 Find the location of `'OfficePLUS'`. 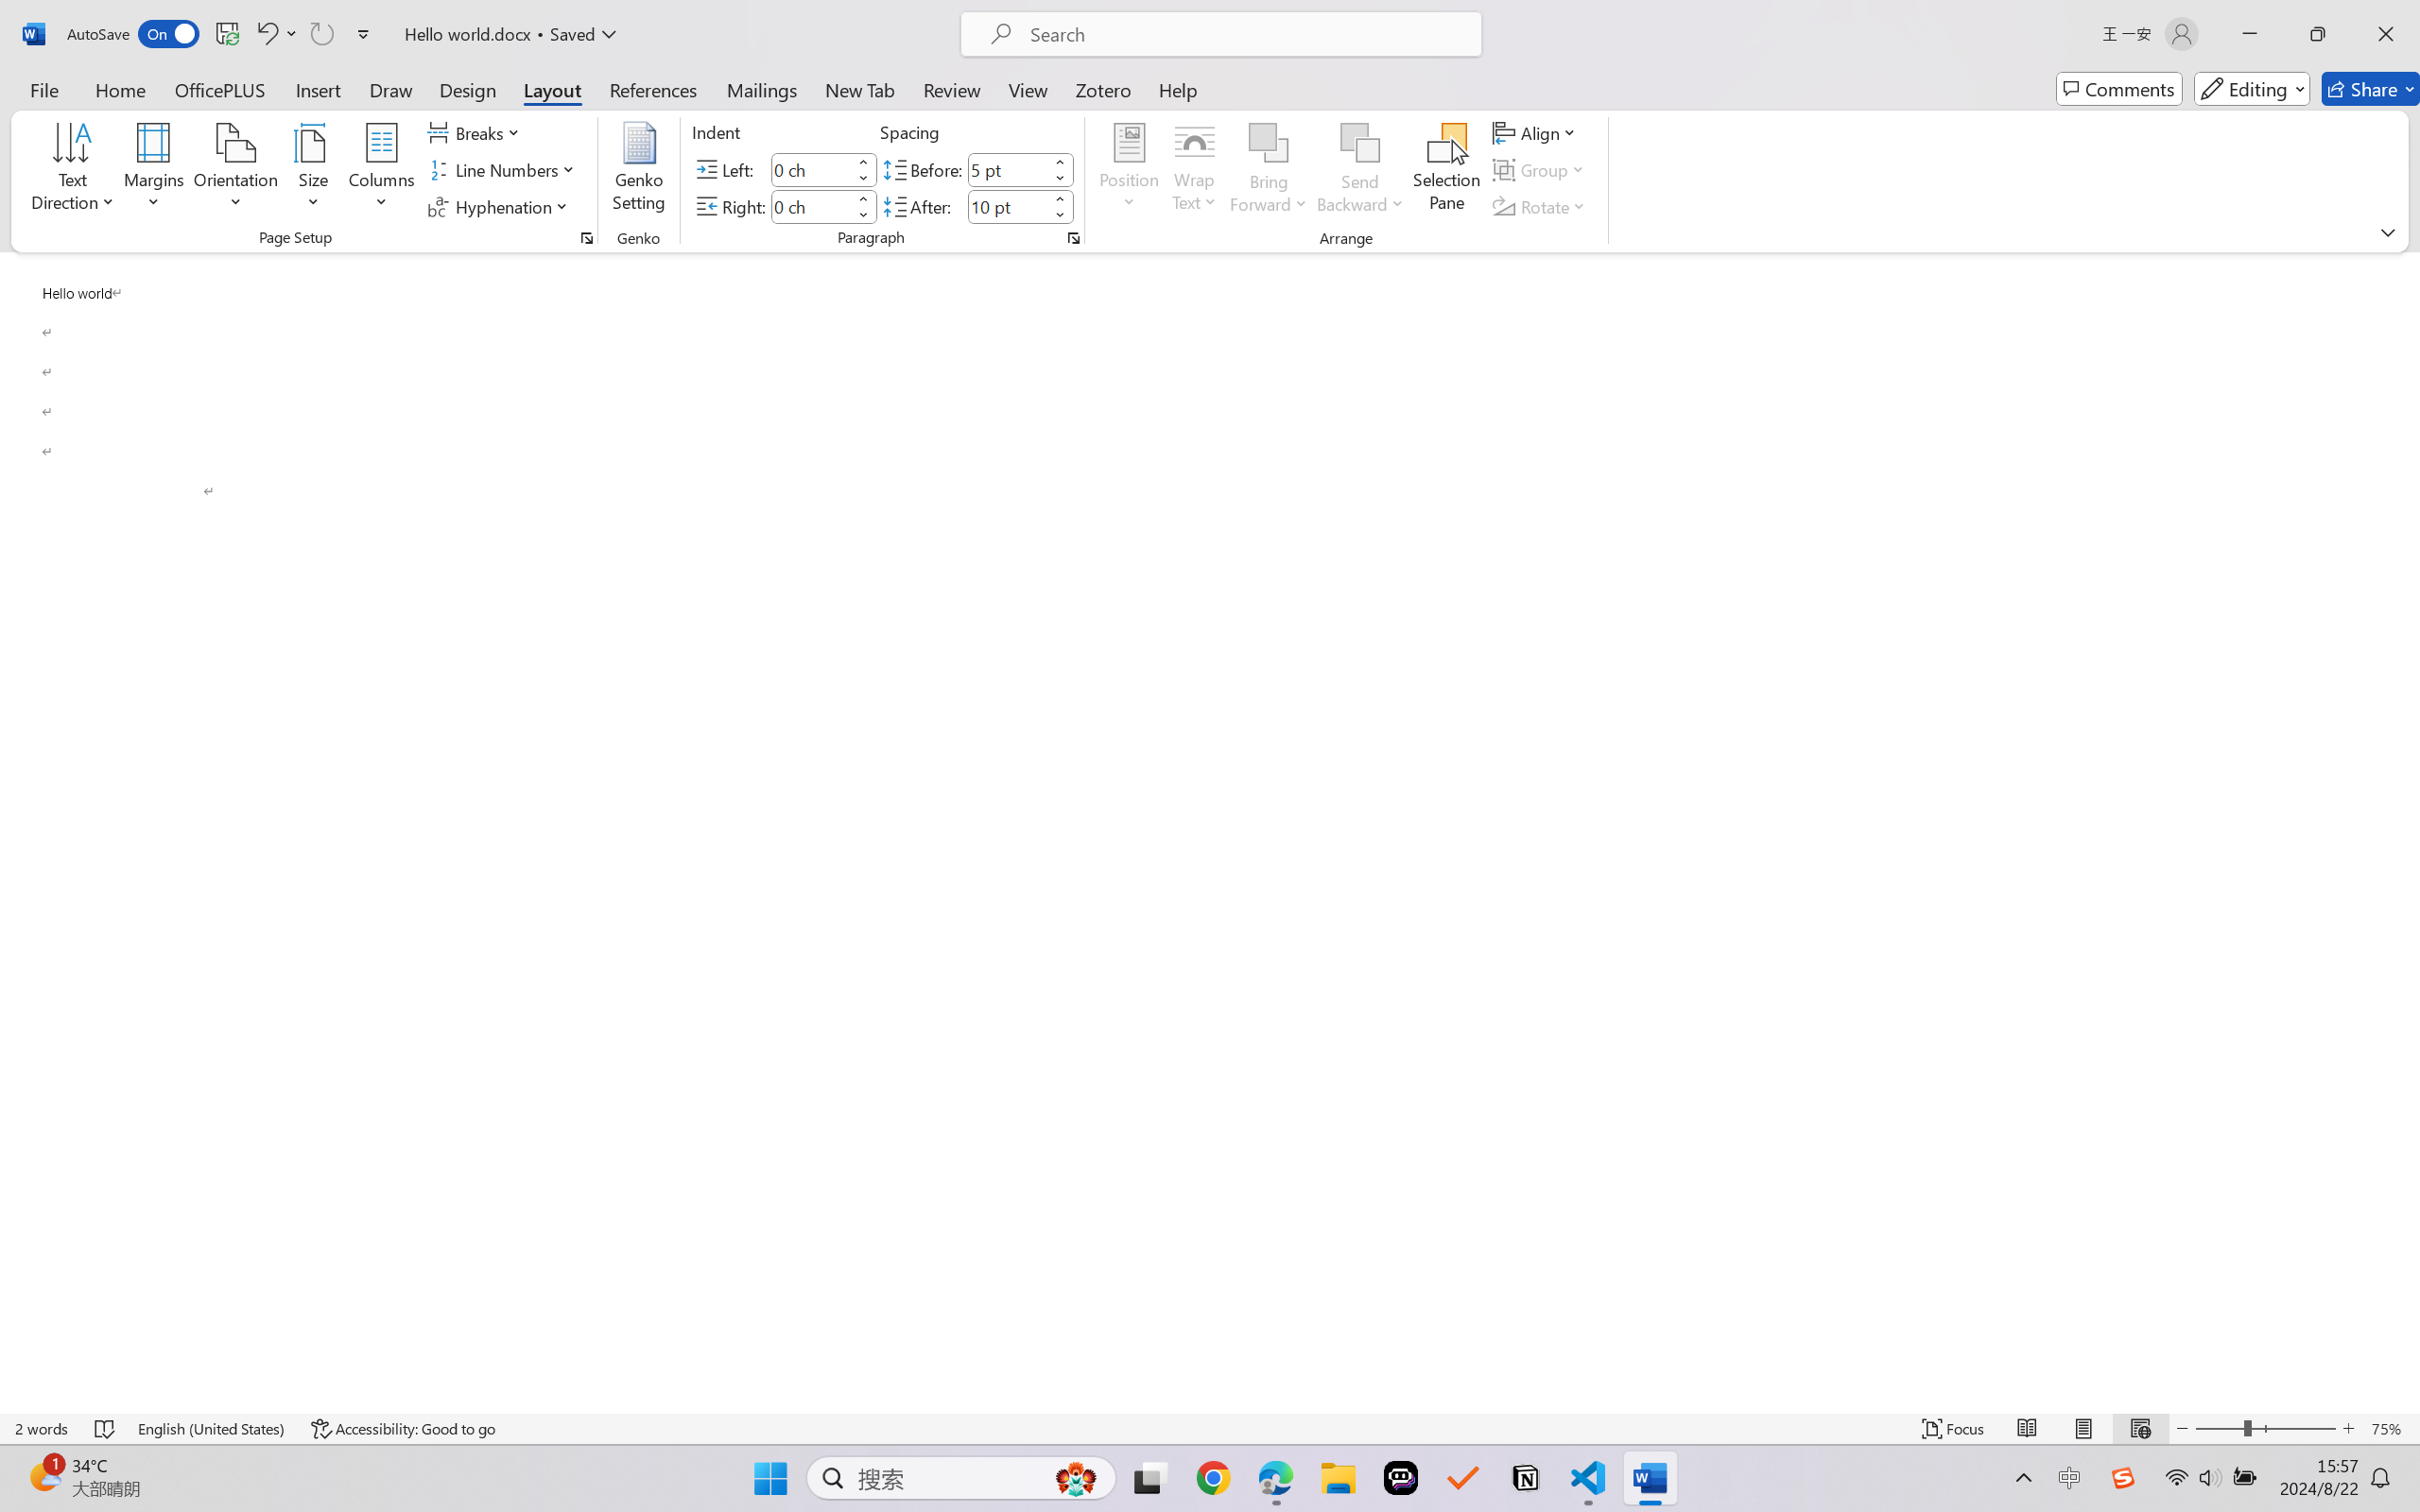

'OfficePLUS' is located at coordinates (218, 88).